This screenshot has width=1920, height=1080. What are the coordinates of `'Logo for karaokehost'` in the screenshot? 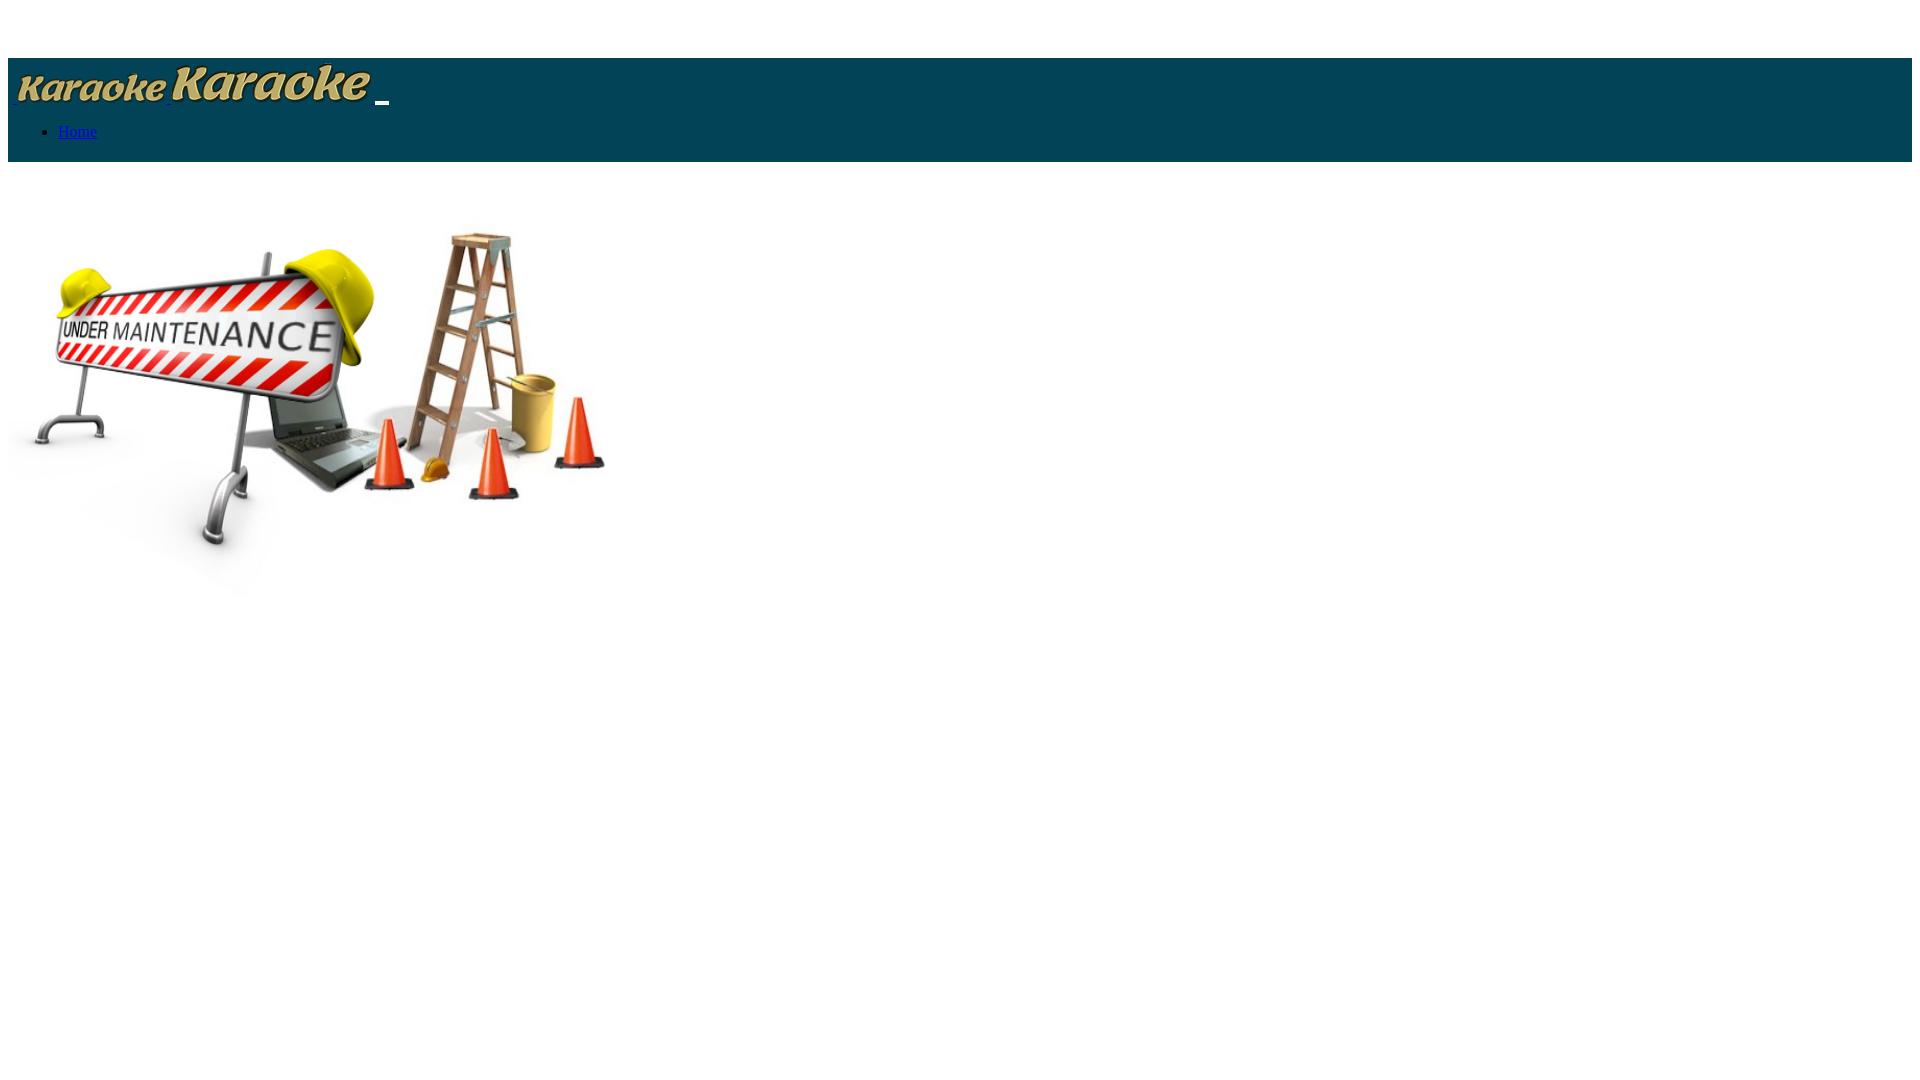 It's located at (90, 87).